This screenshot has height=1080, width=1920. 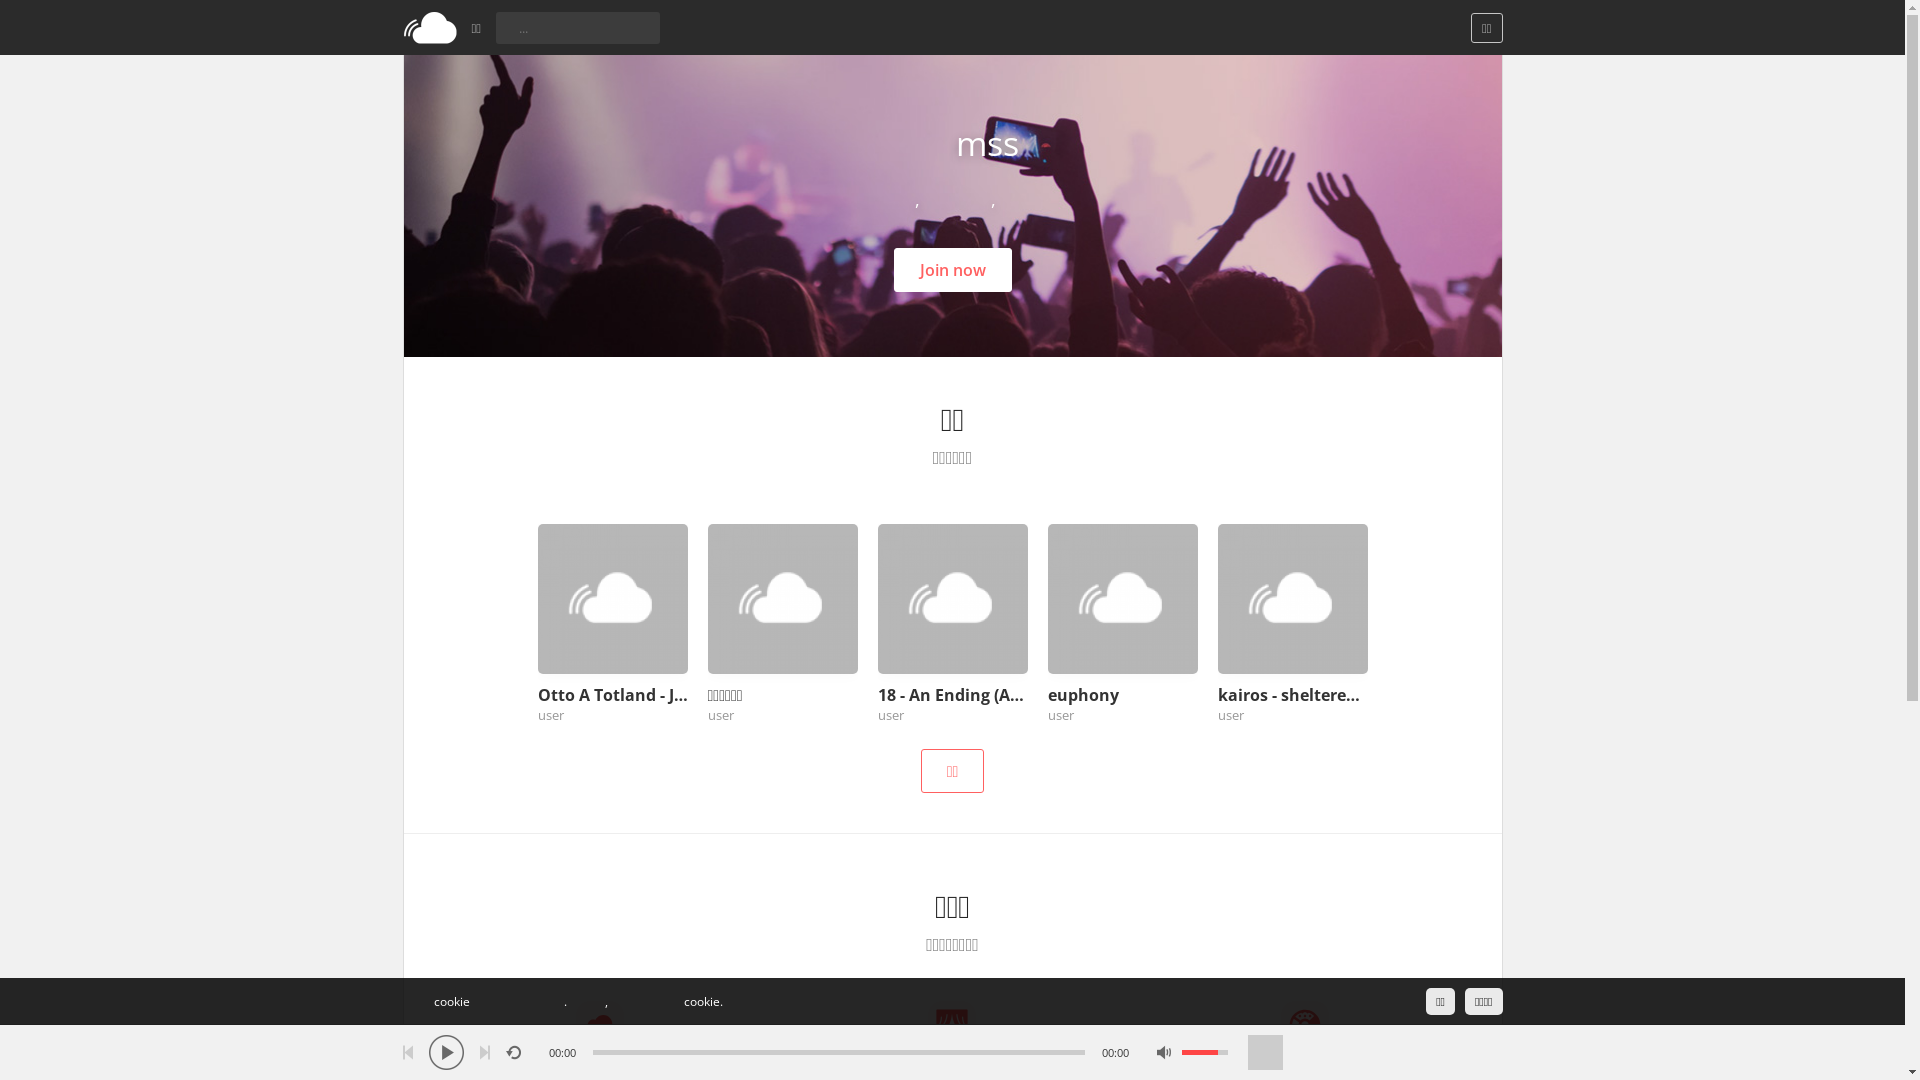 I want to click on 'Join now', so click(x=952, y=270).